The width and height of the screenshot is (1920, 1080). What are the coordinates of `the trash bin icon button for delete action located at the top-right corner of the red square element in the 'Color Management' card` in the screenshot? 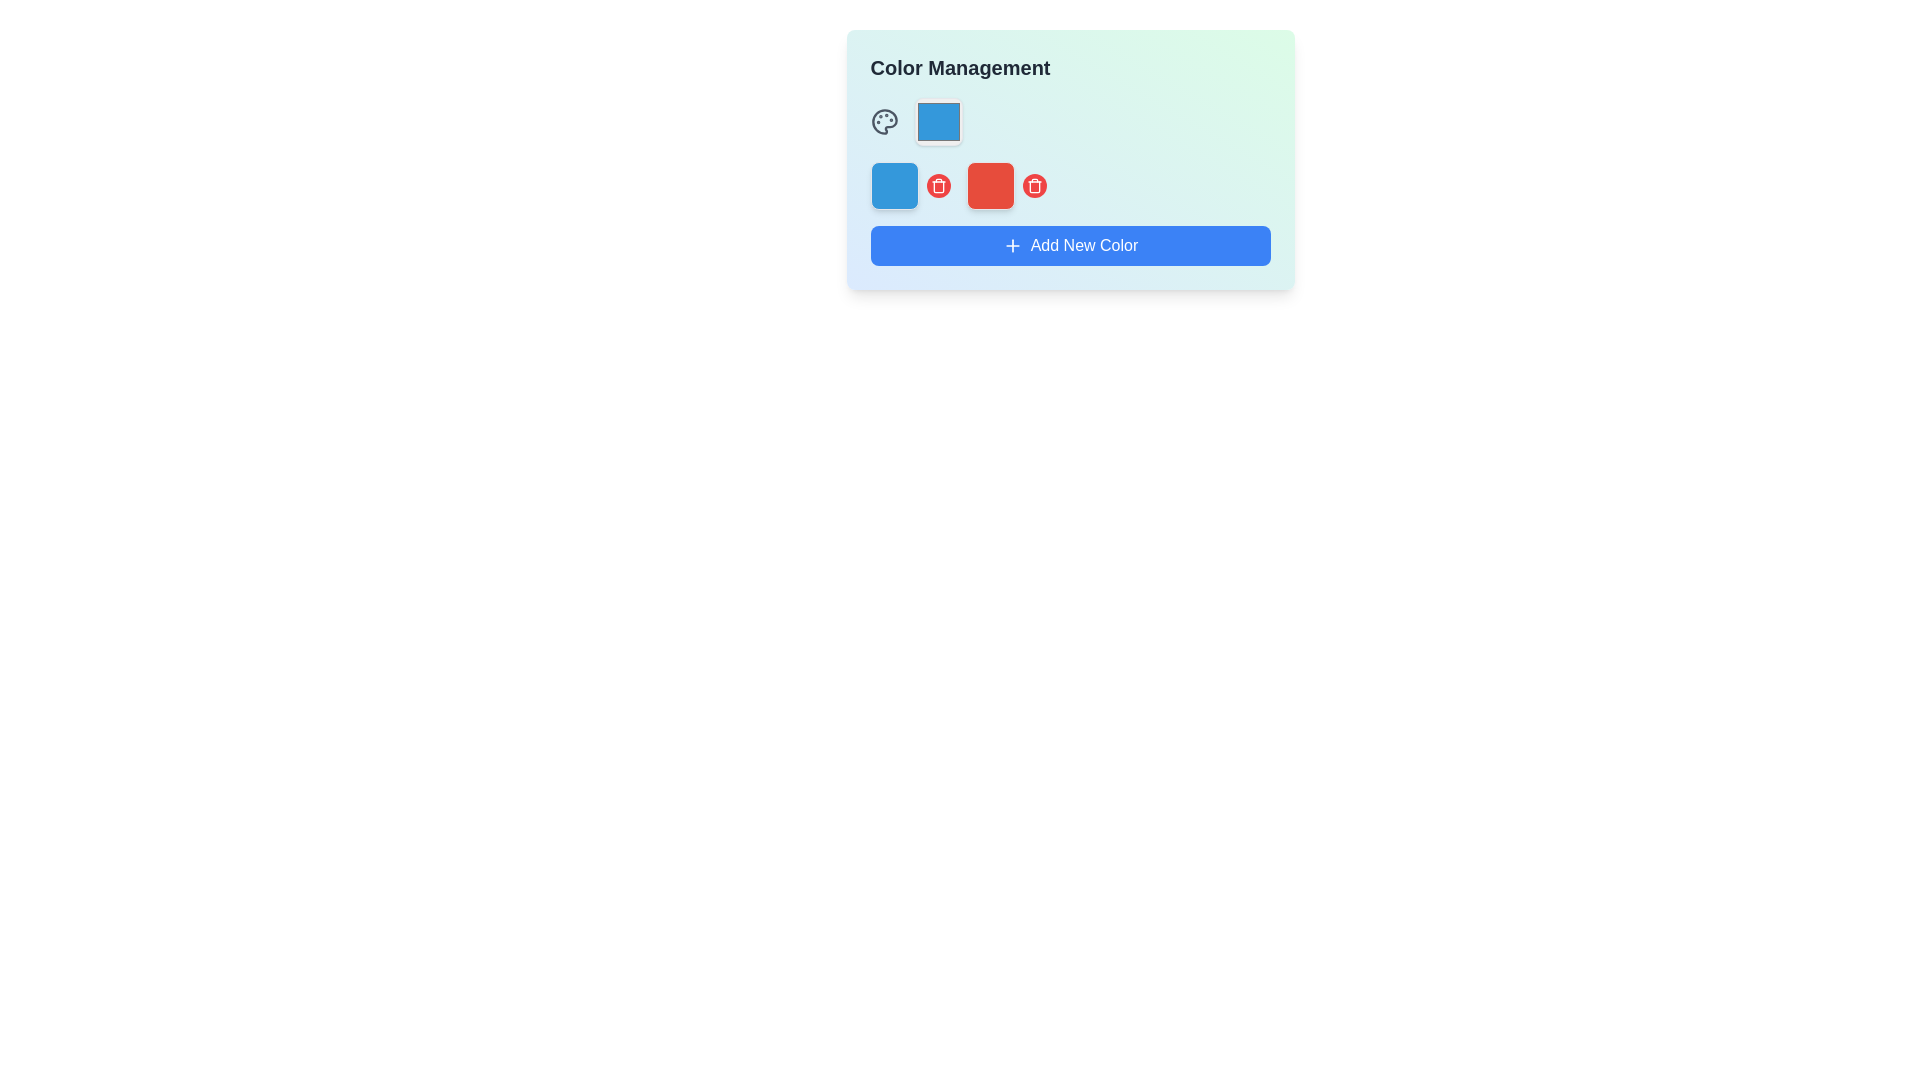 It's located at (937, 185).